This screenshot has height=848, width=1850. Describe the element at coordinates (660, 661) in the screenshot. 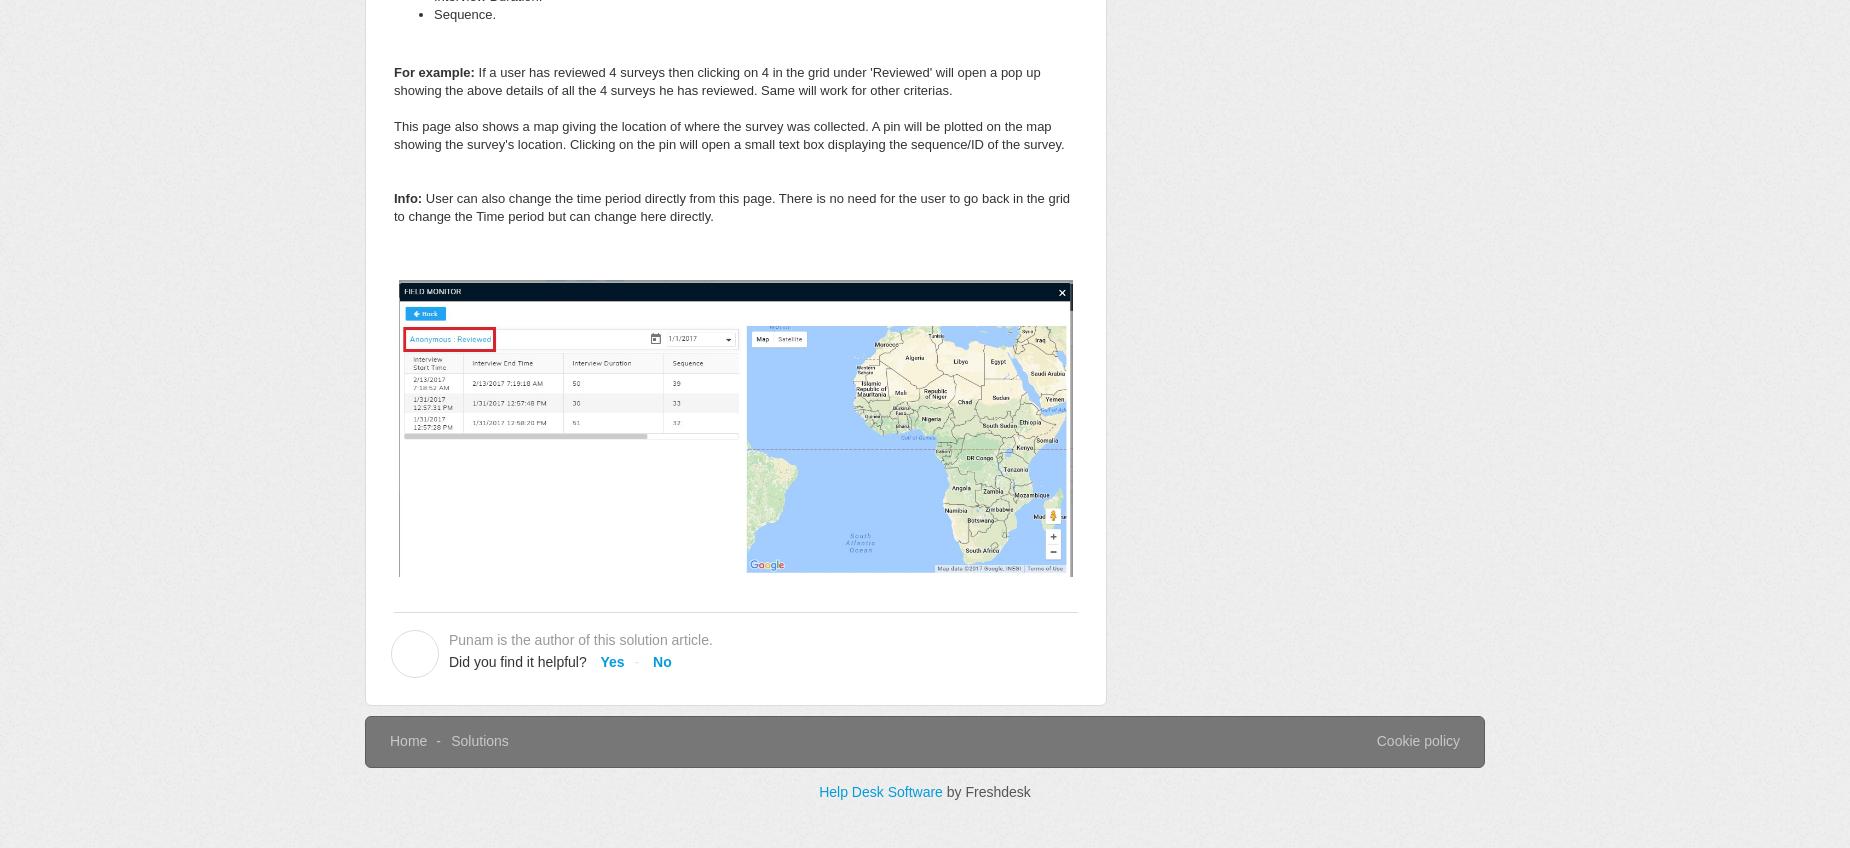

I see `'No'` at that location.